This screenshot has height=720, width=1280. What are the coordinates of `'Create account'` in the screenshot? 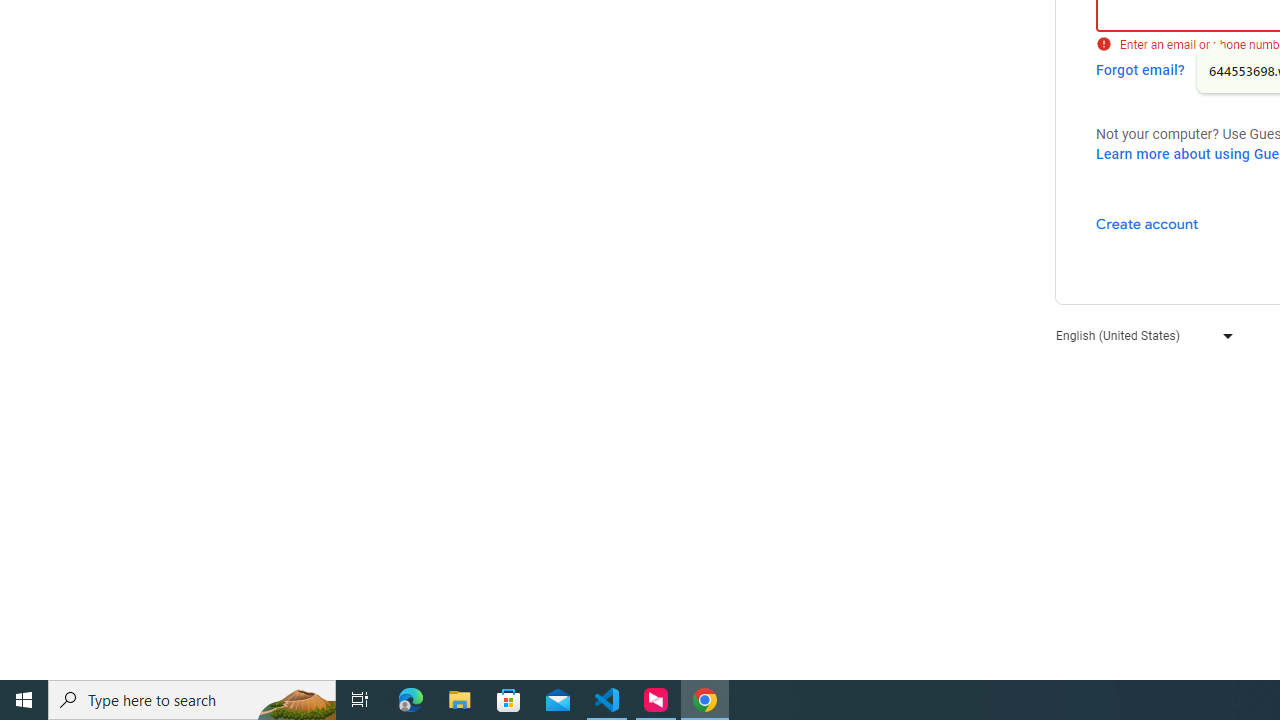 It's located at (1146, 223).